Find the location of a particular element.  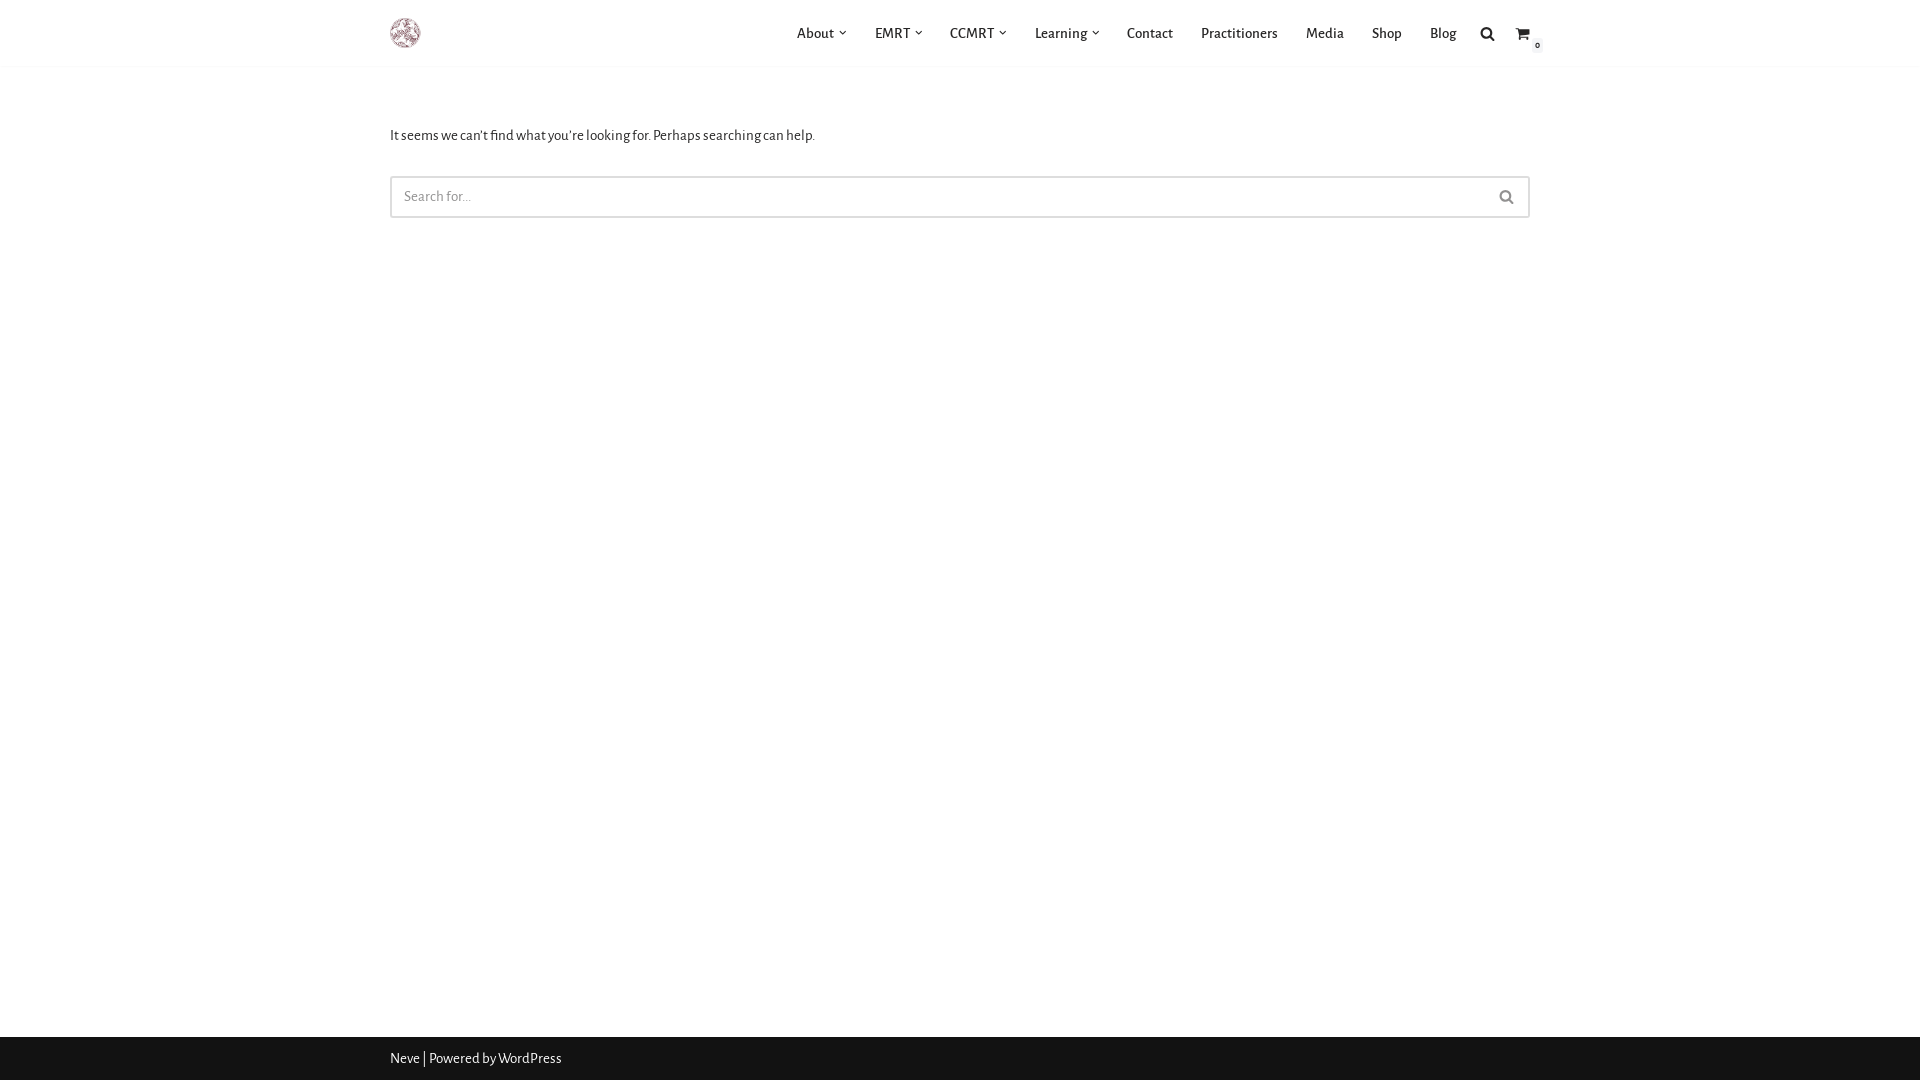

'Practitioners' is located at coordinates (1238, 32).